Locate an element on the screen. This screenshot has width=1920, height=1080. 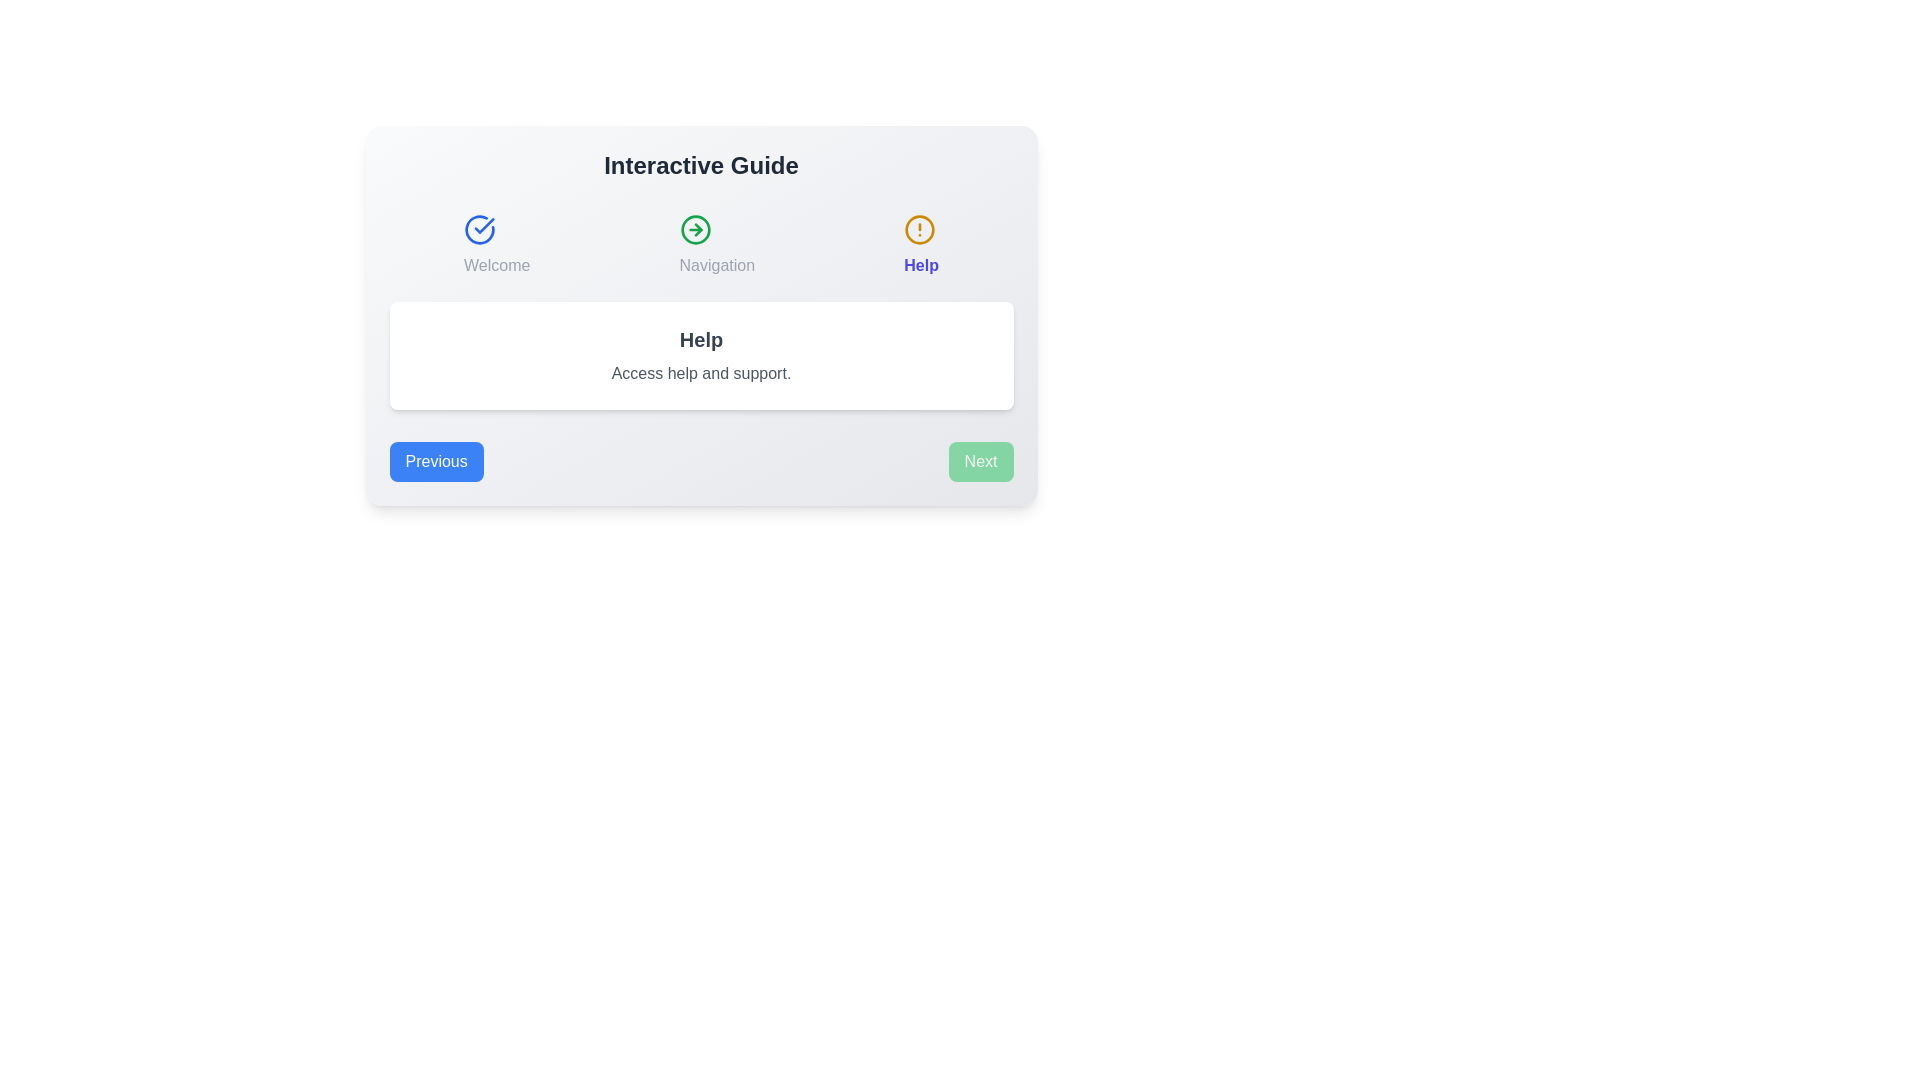
the navigation panel item in the interactive guide section, which includes 'Welcome', 'Navigation', and 'Help' labels is located at coordinates (701, 245).